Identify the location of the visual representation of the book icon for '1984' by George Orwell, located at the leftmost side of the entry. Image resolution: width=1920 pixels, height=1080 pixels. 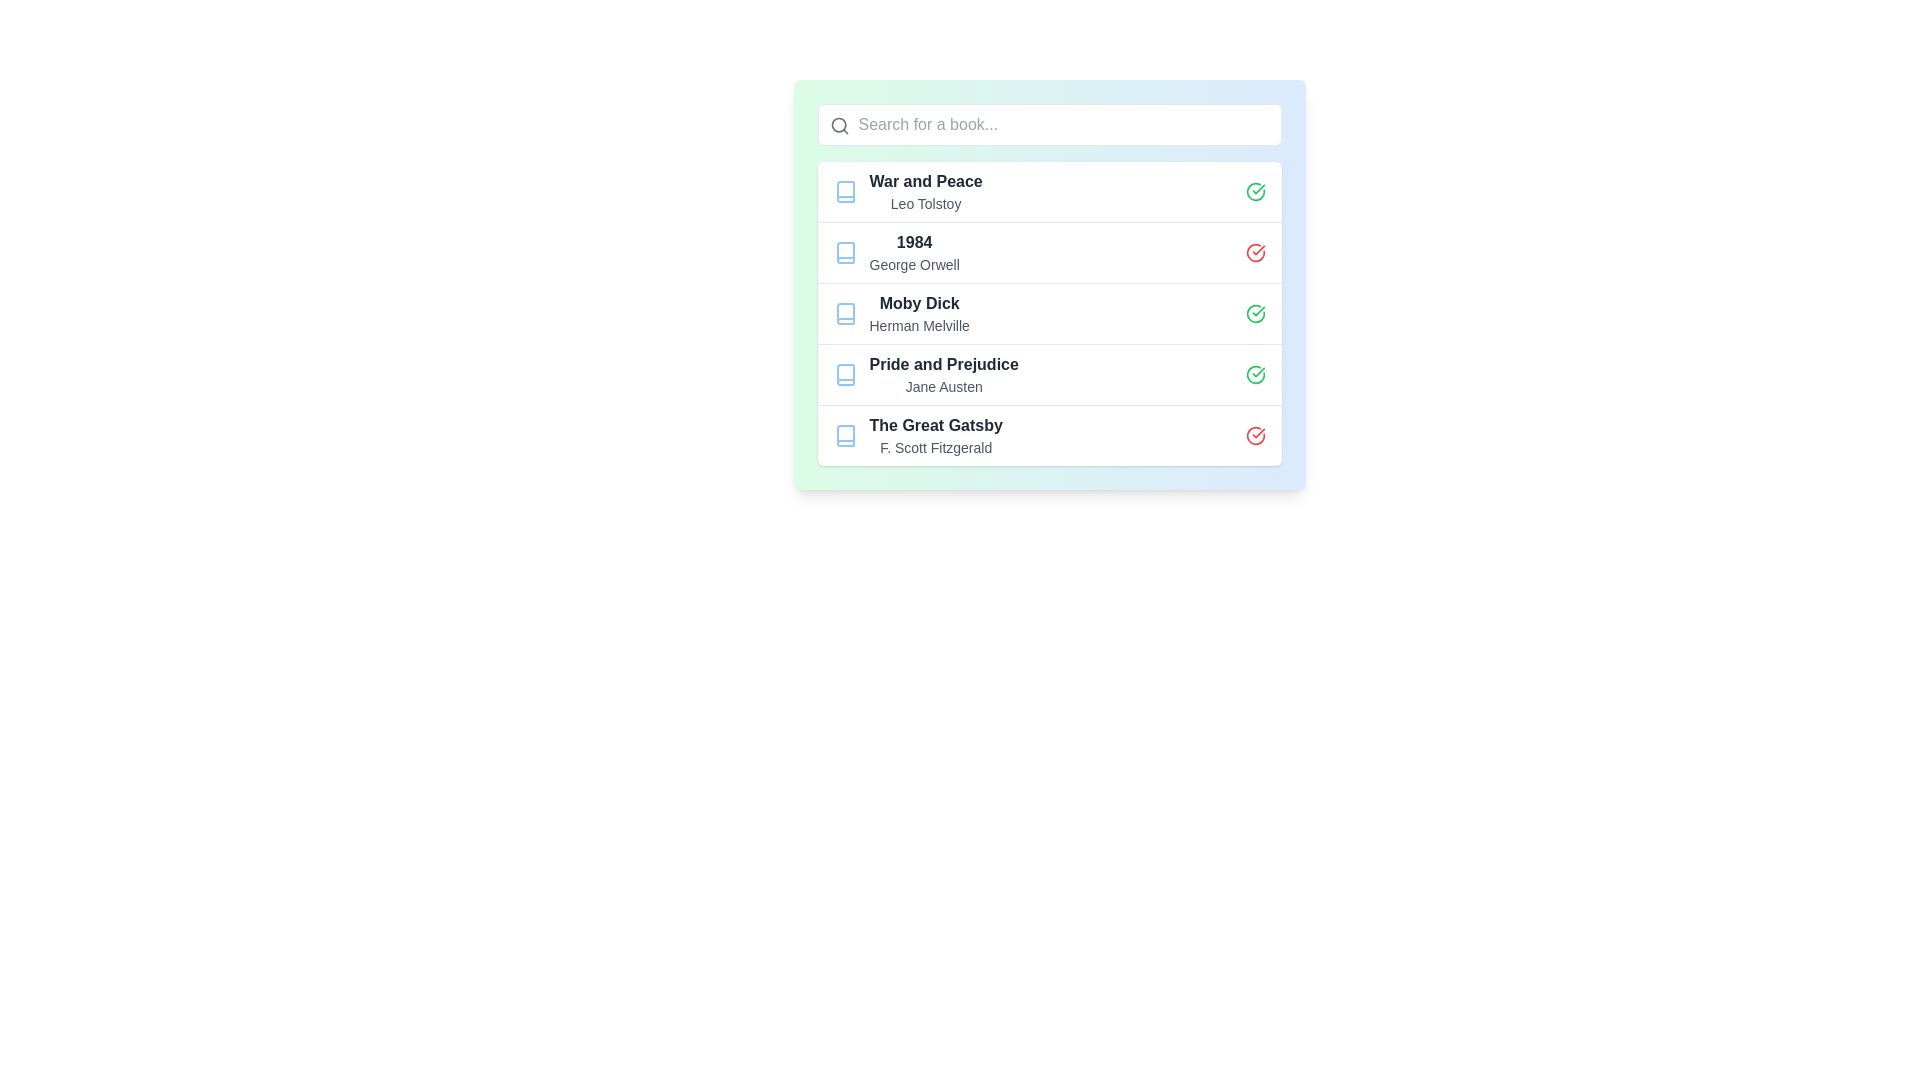
(845, 252).